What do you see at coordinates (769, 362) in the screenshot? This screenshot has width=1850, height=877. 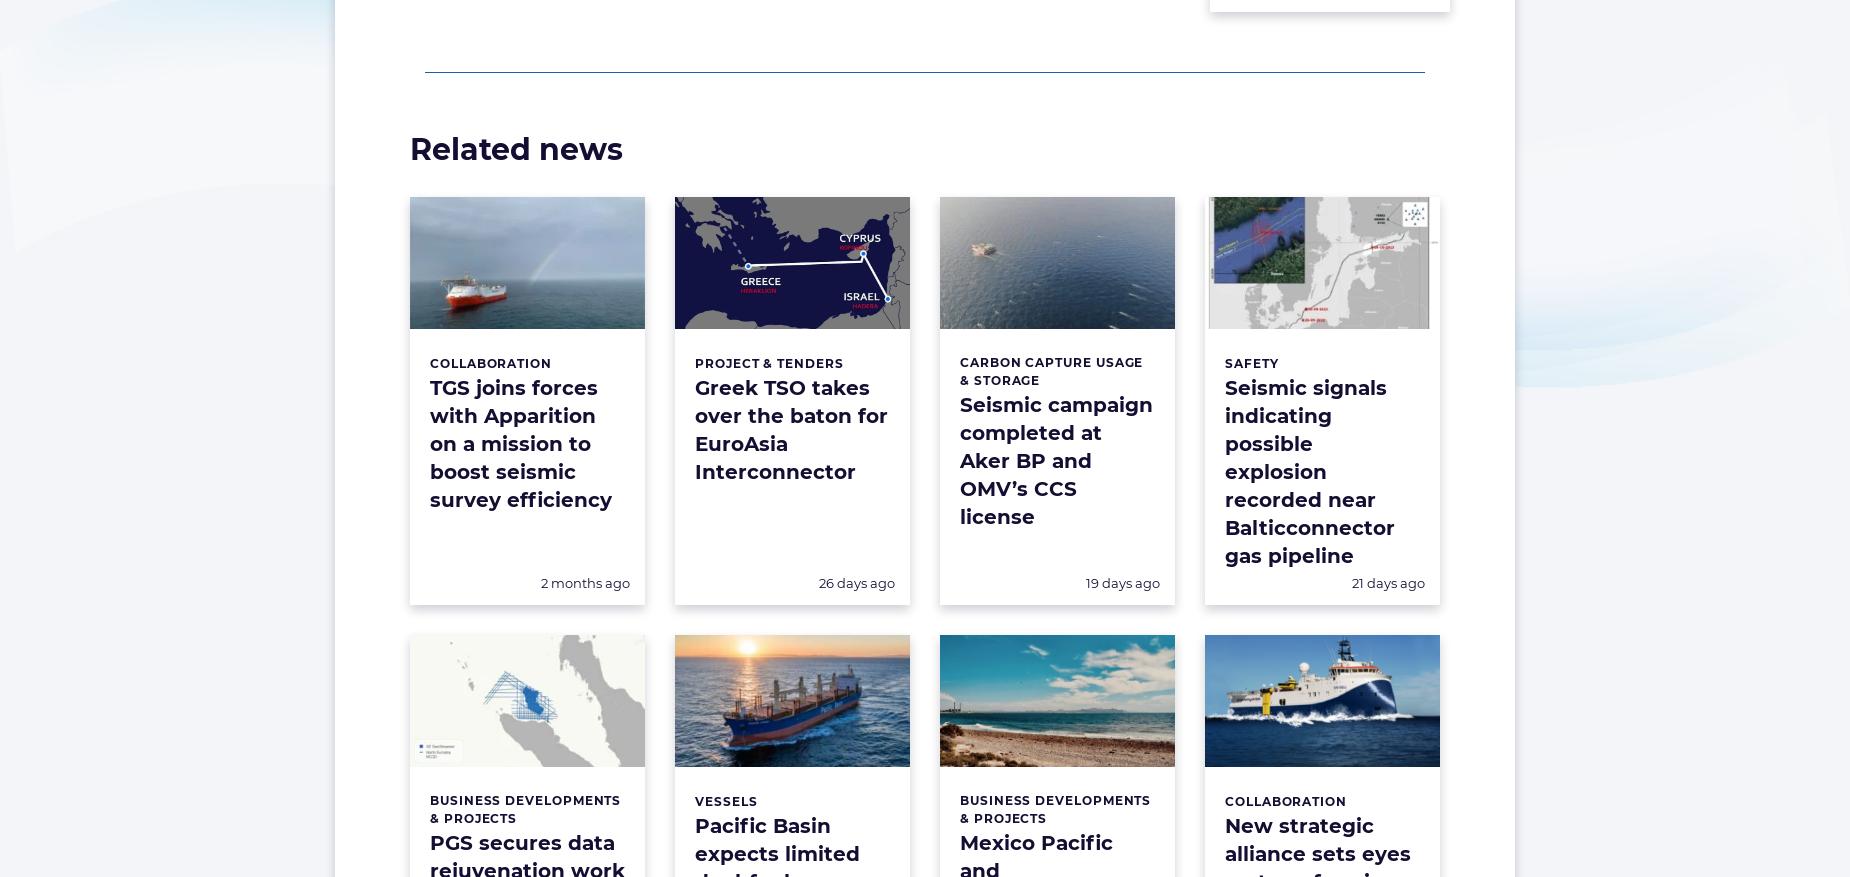 I see `'Project & Tenders'` at bounding box center [769, 362].